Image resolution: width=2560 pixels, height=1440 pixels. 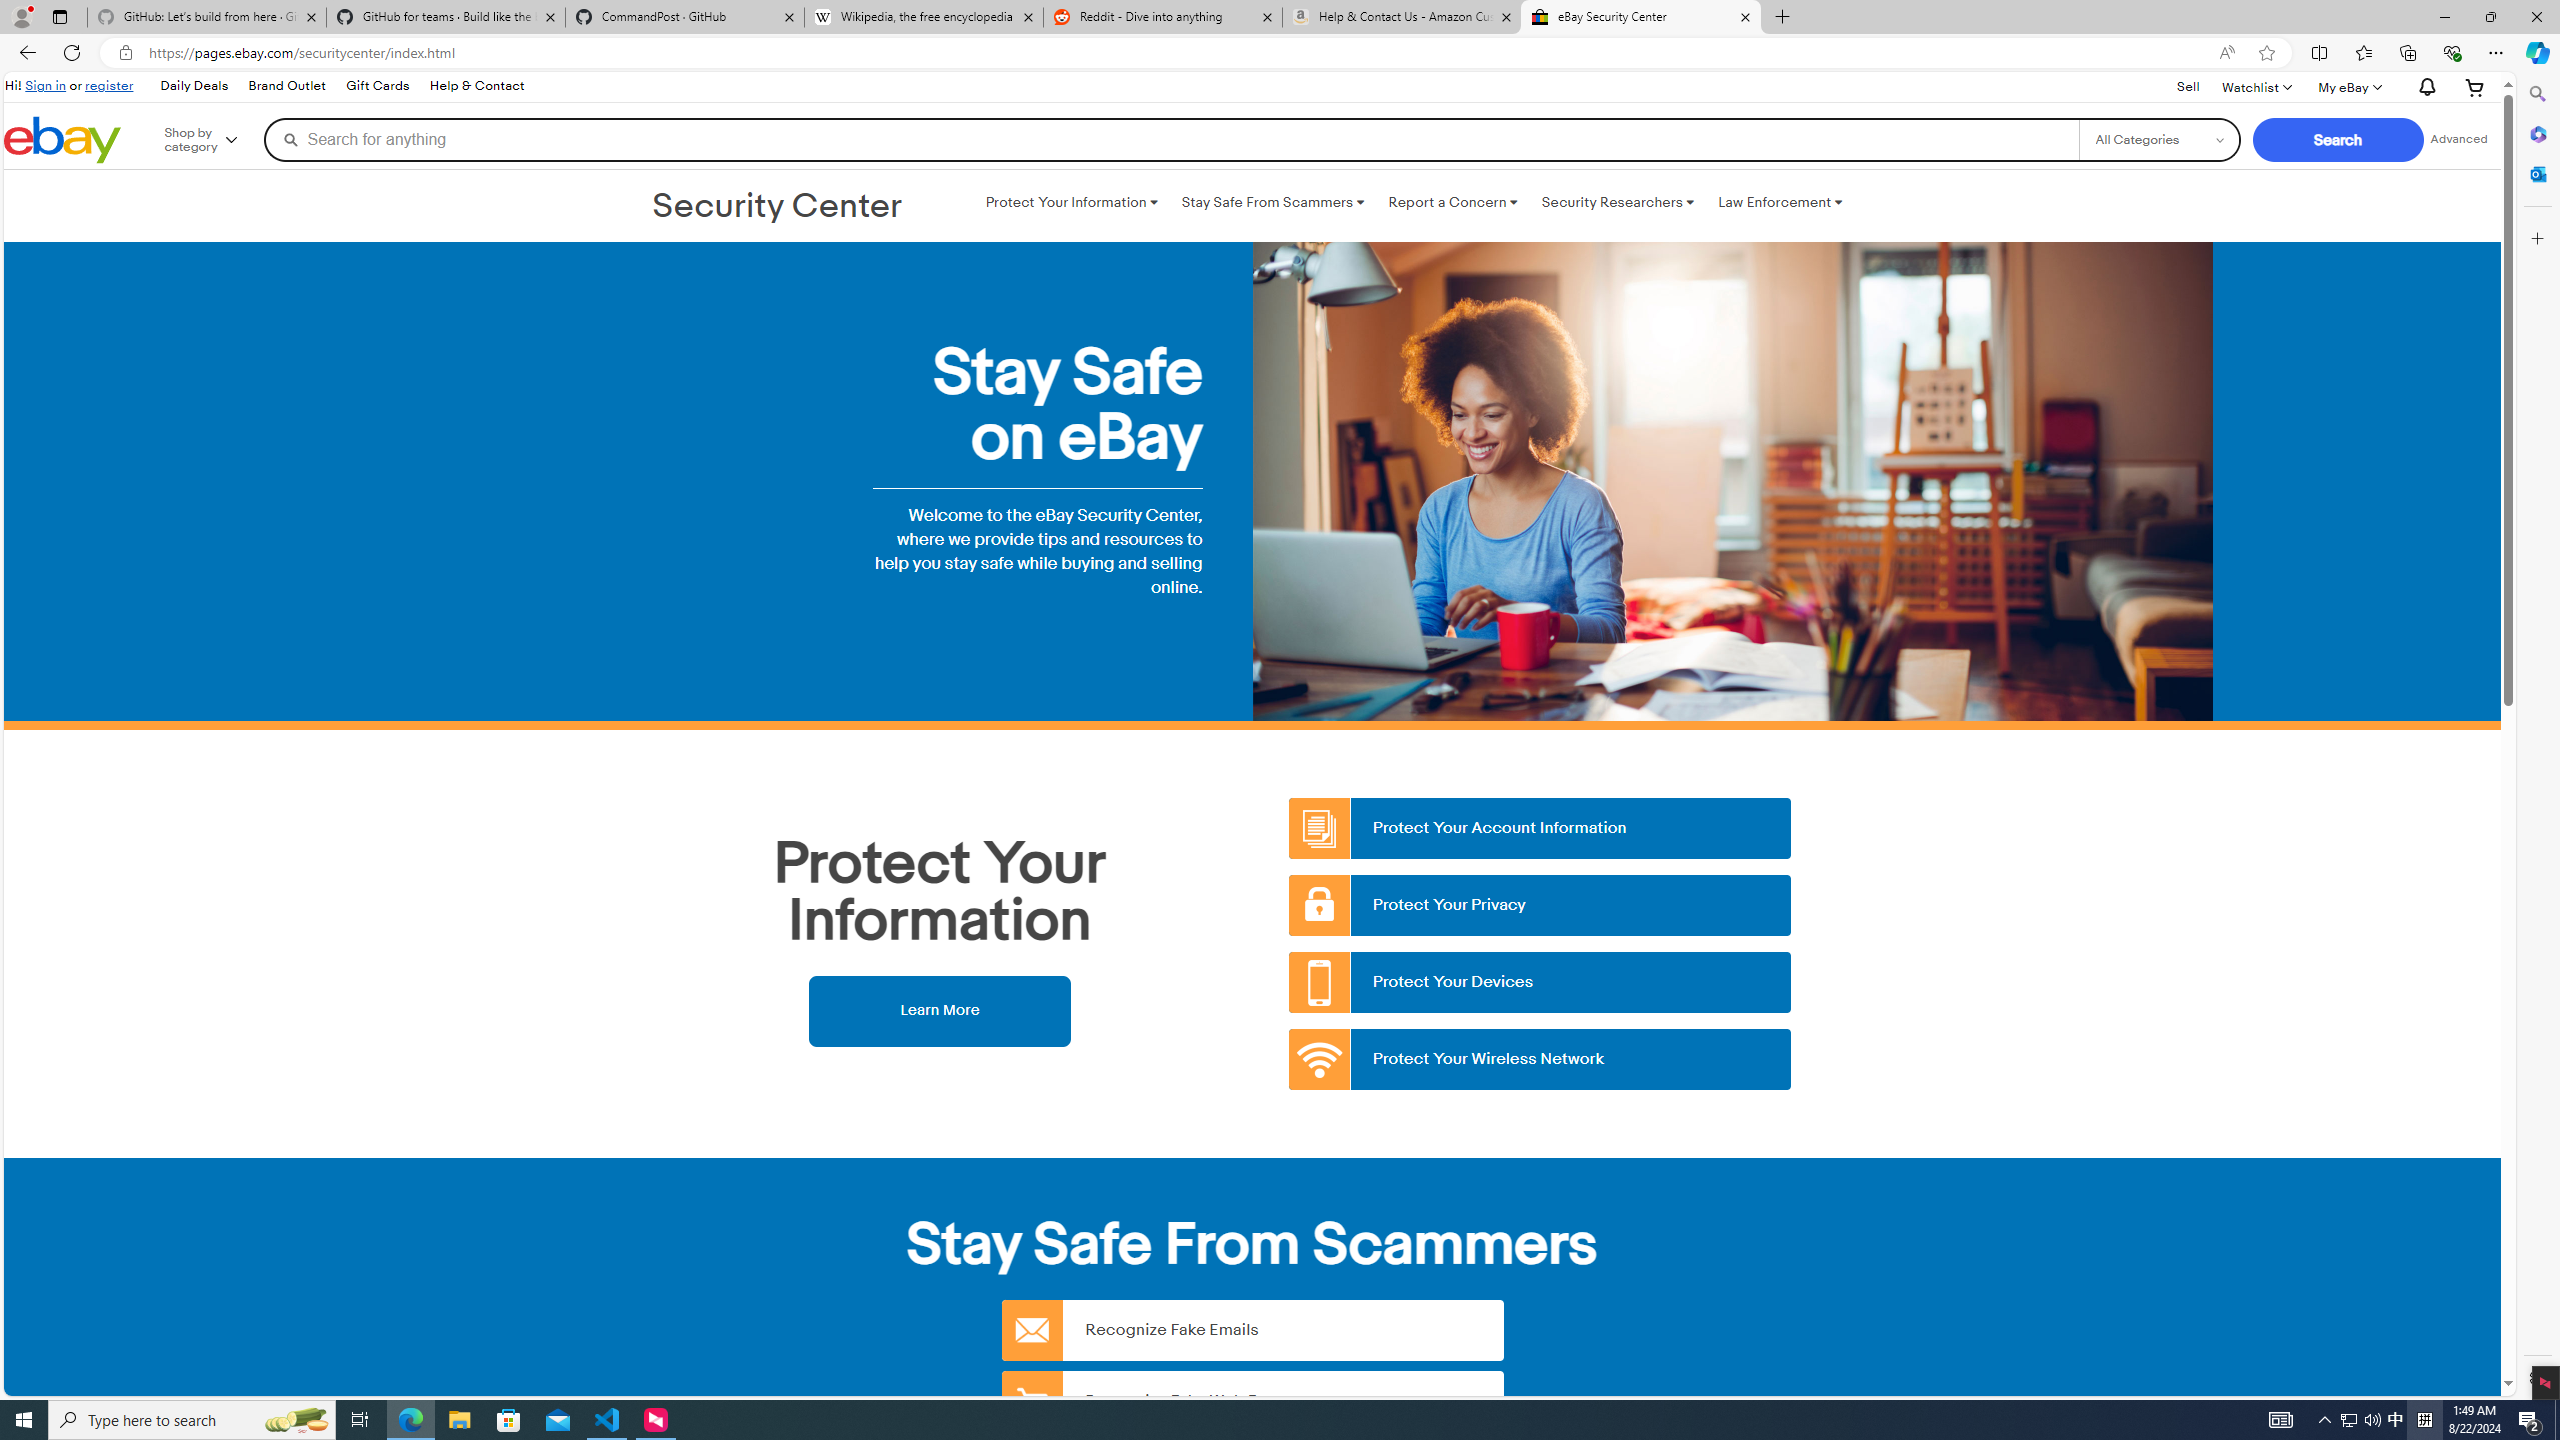 I want to click on 'Your shopping cart', so click(x=2474, y=87).